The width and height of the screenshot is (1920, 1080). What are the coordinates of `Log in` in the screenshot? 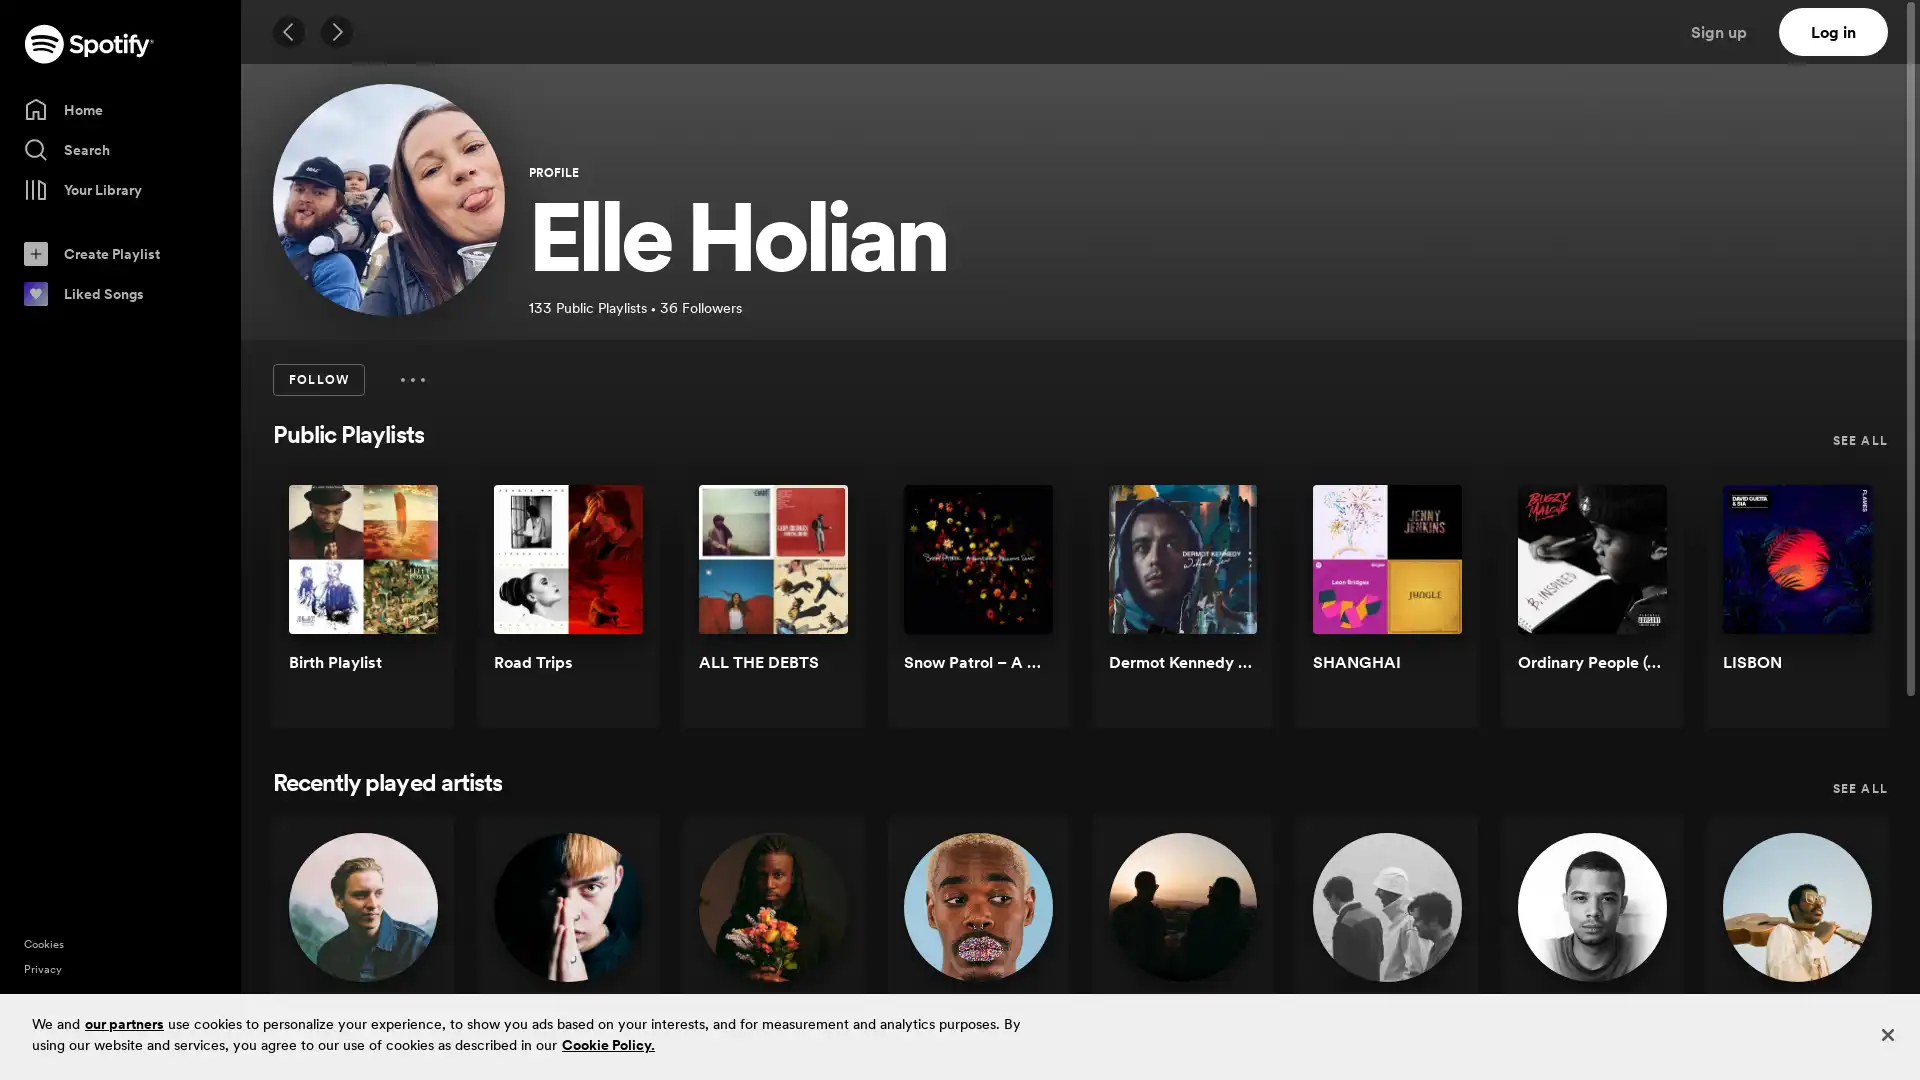 It's located at (1833, 31).